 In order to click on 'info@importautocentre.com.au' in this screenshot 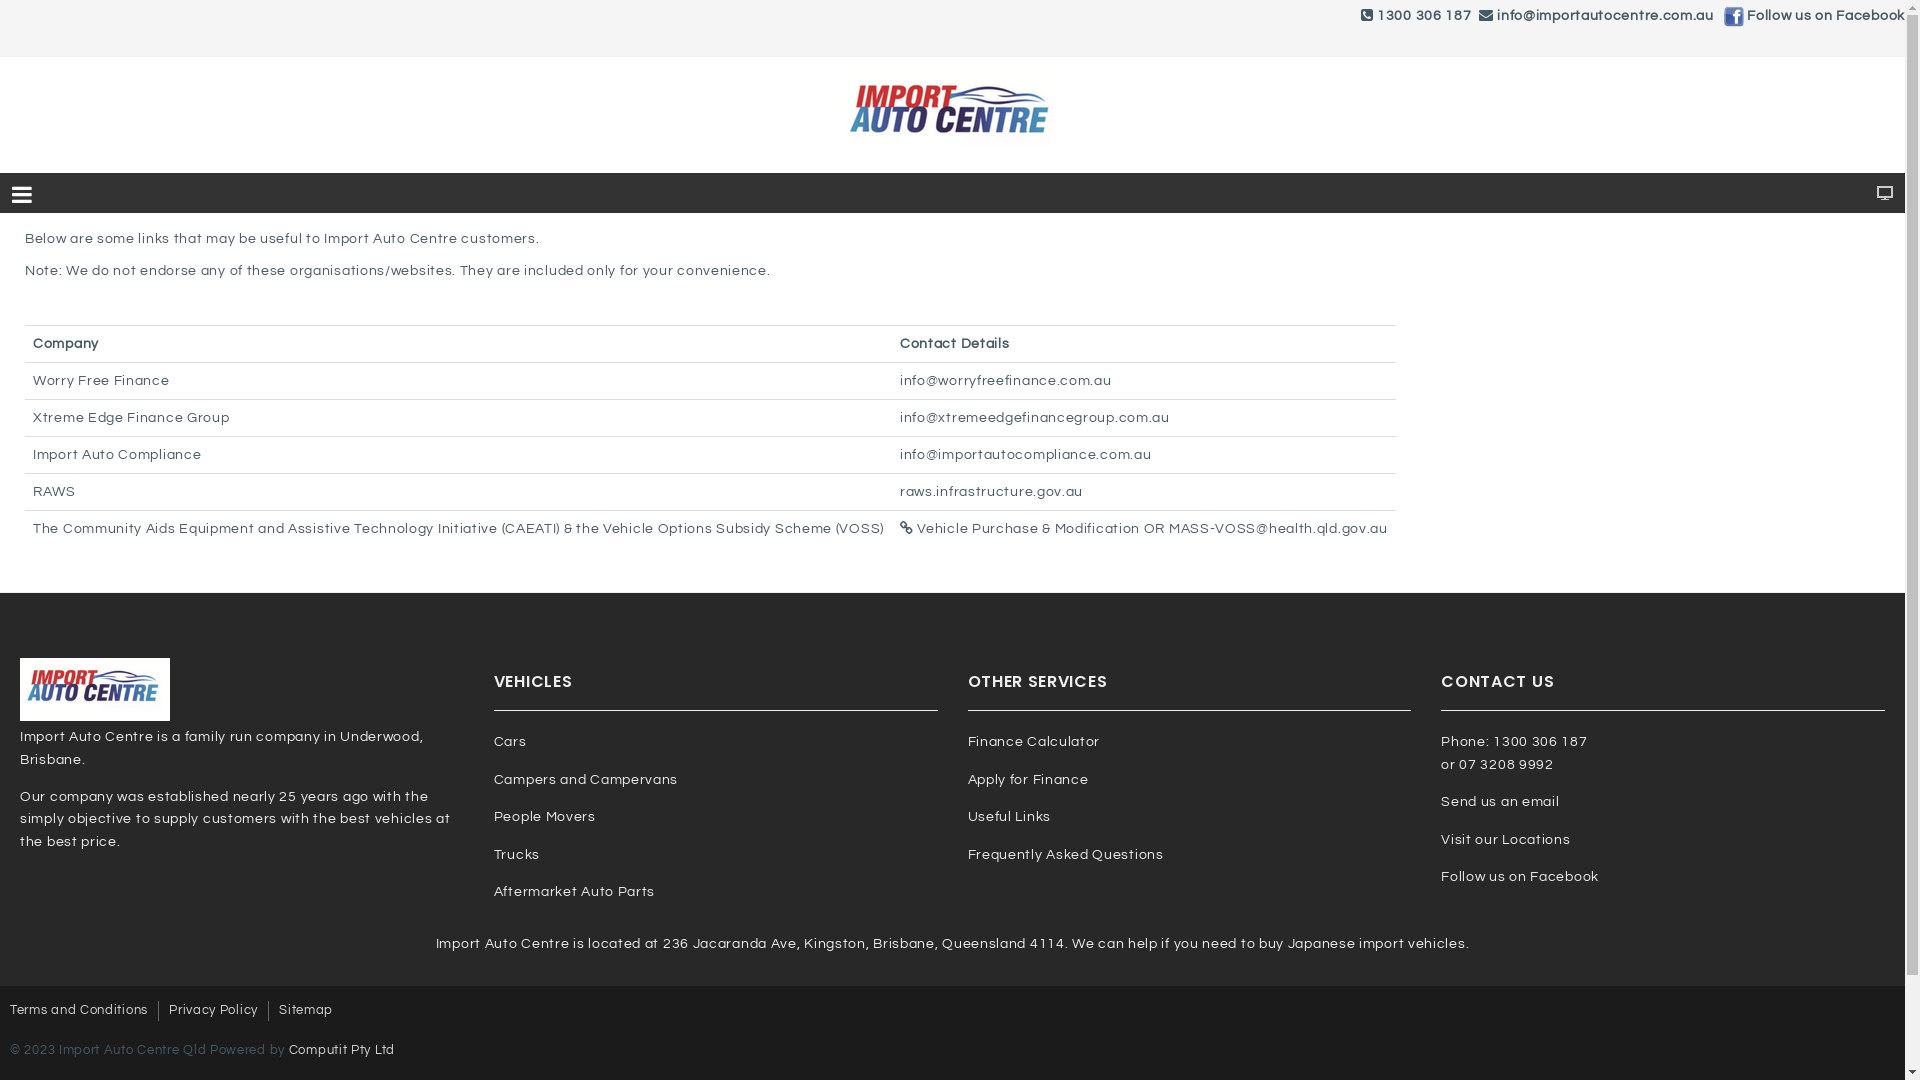, I will do `click(1605, 15)`.